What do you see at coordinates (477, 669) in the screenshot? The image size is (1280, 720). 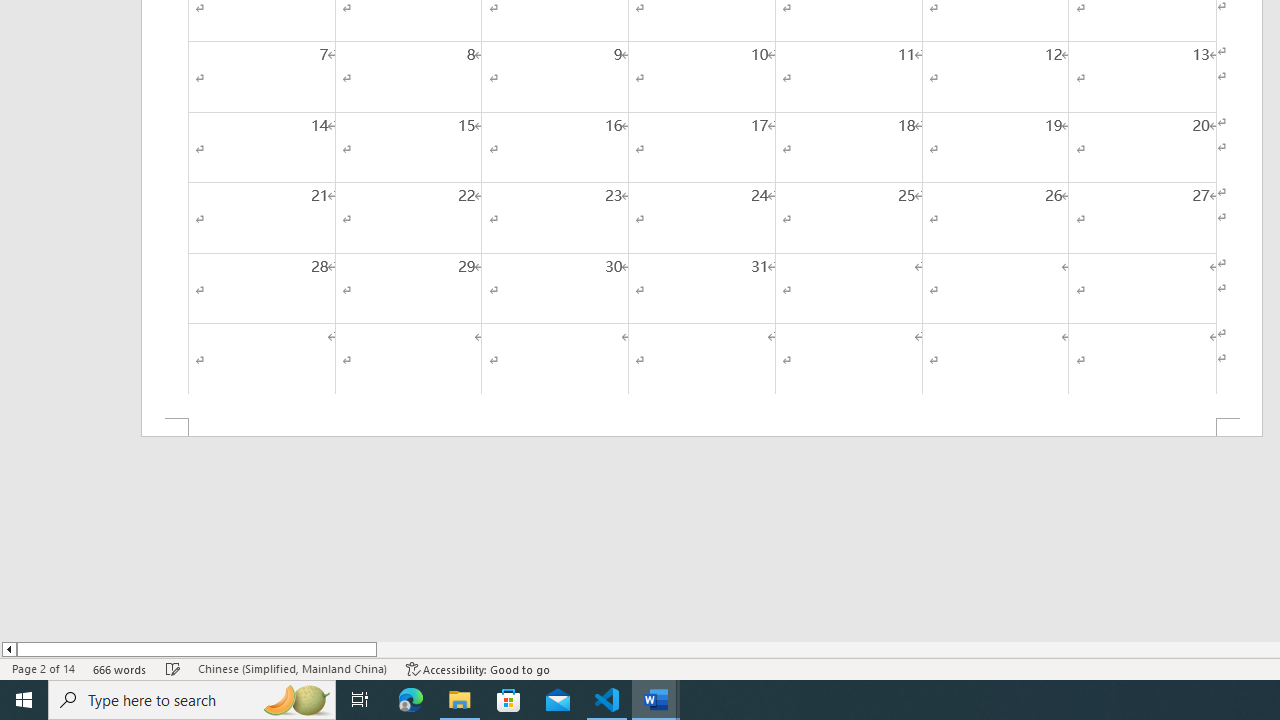 I see `'Accessibility Checker Accessibility: Good to go'` at bounding box center [477, 669].